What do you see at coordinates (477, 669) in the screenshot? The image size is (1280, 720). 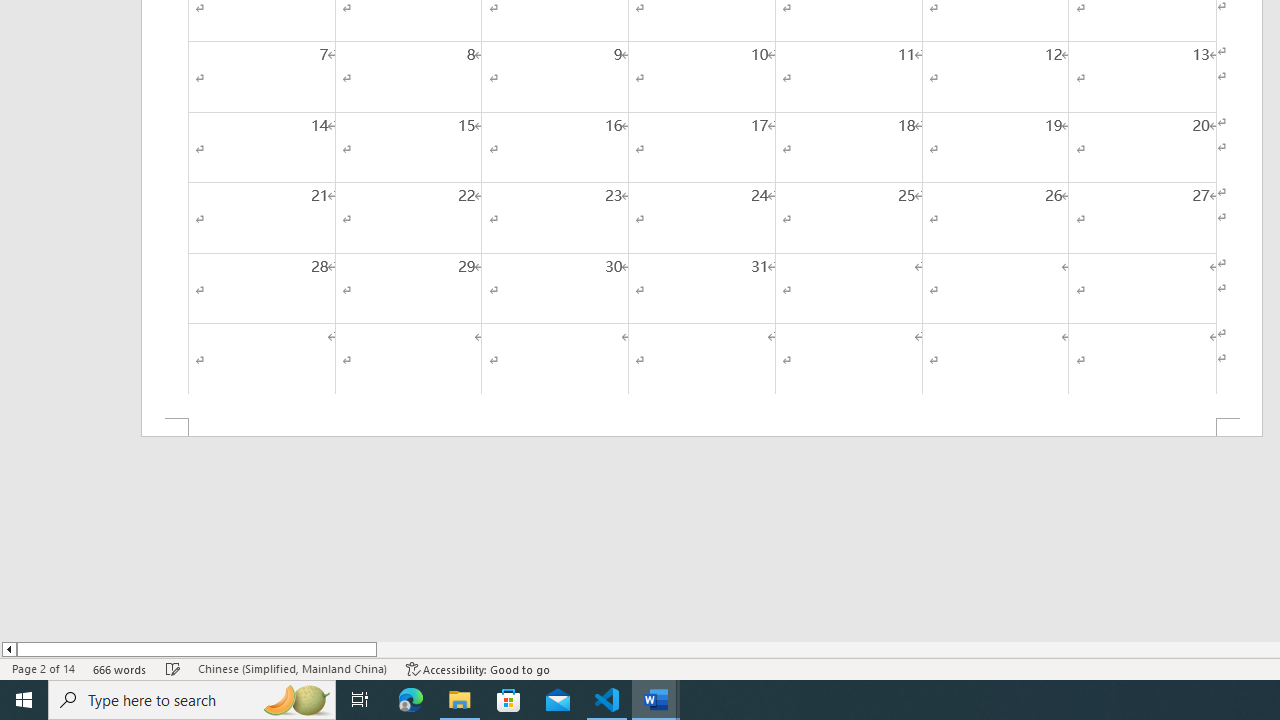 I see `'Accessibility Checker Accessibility: Good to go'` at bounding box center [477, 669].